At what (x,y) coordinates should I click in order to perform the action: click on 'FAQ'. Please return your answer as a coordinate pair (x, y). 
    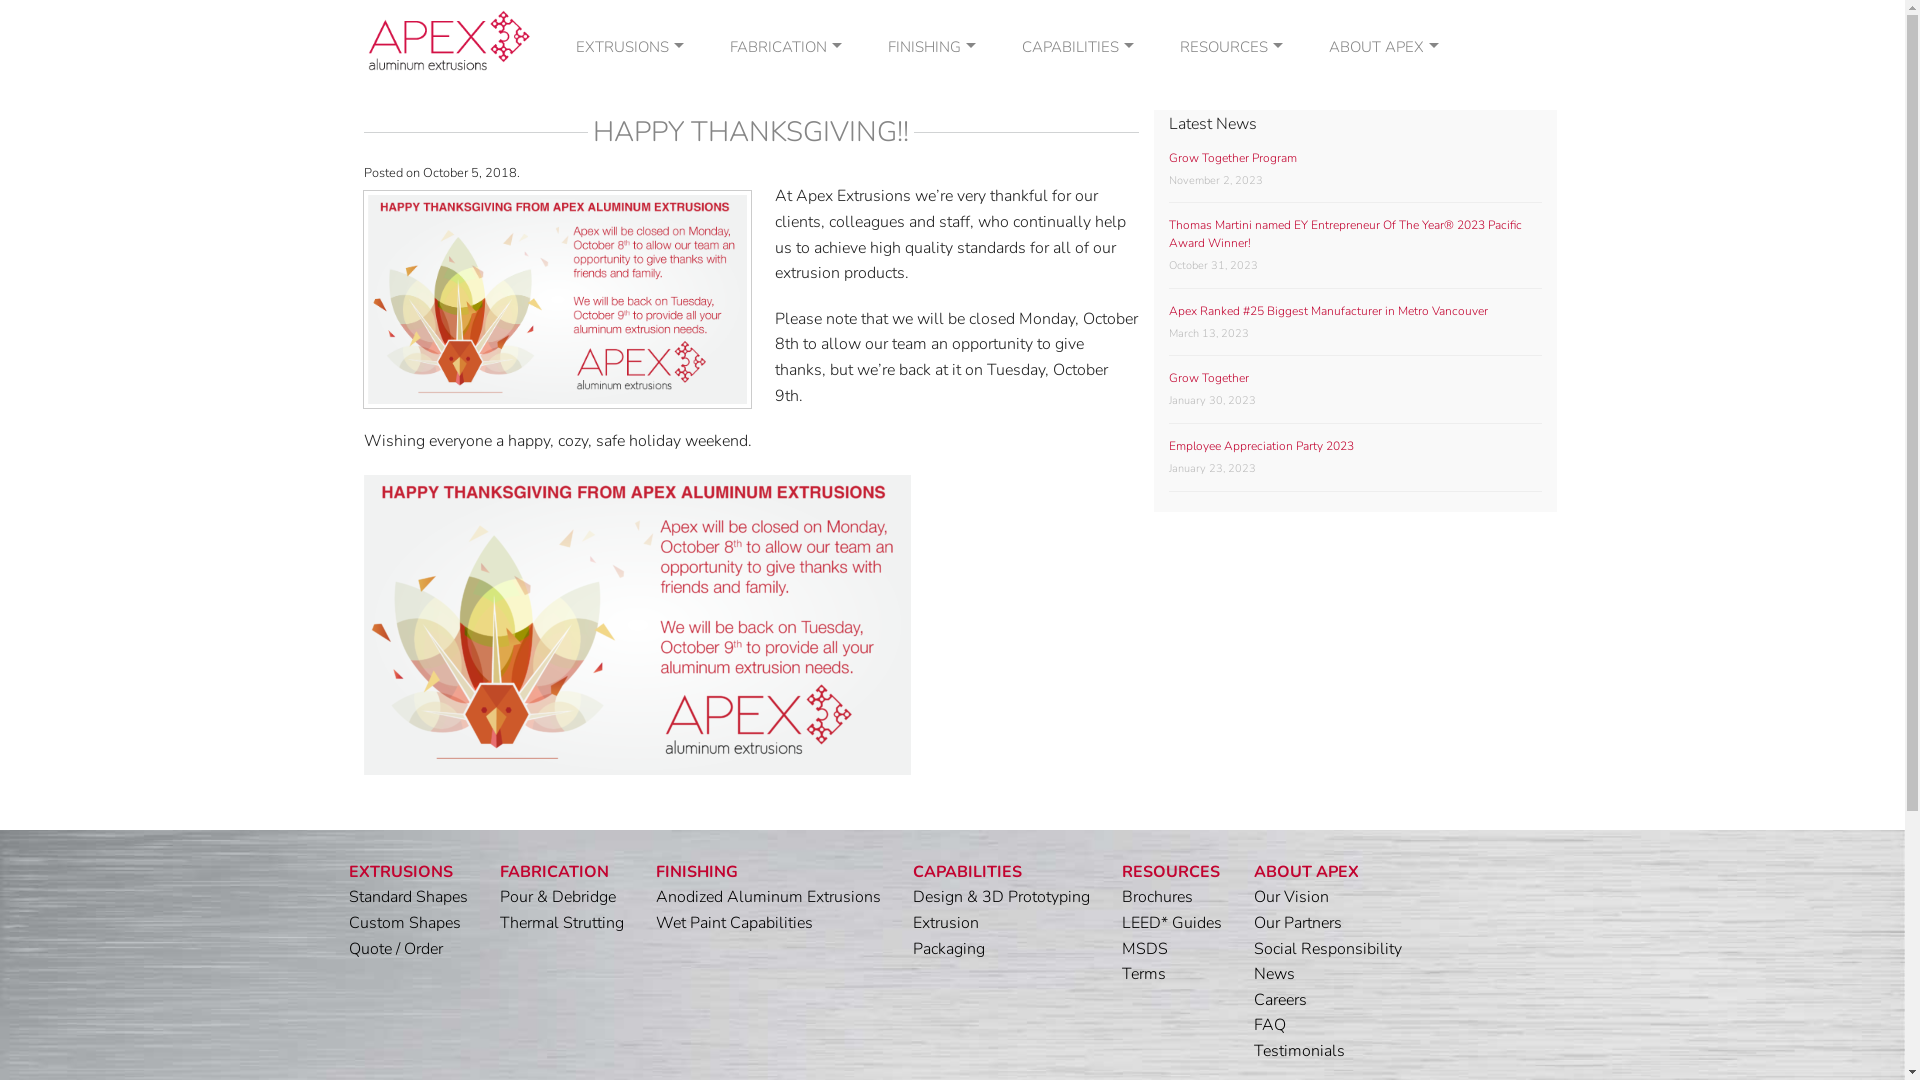
    Looking at the image, I should click on (1252, 1025).